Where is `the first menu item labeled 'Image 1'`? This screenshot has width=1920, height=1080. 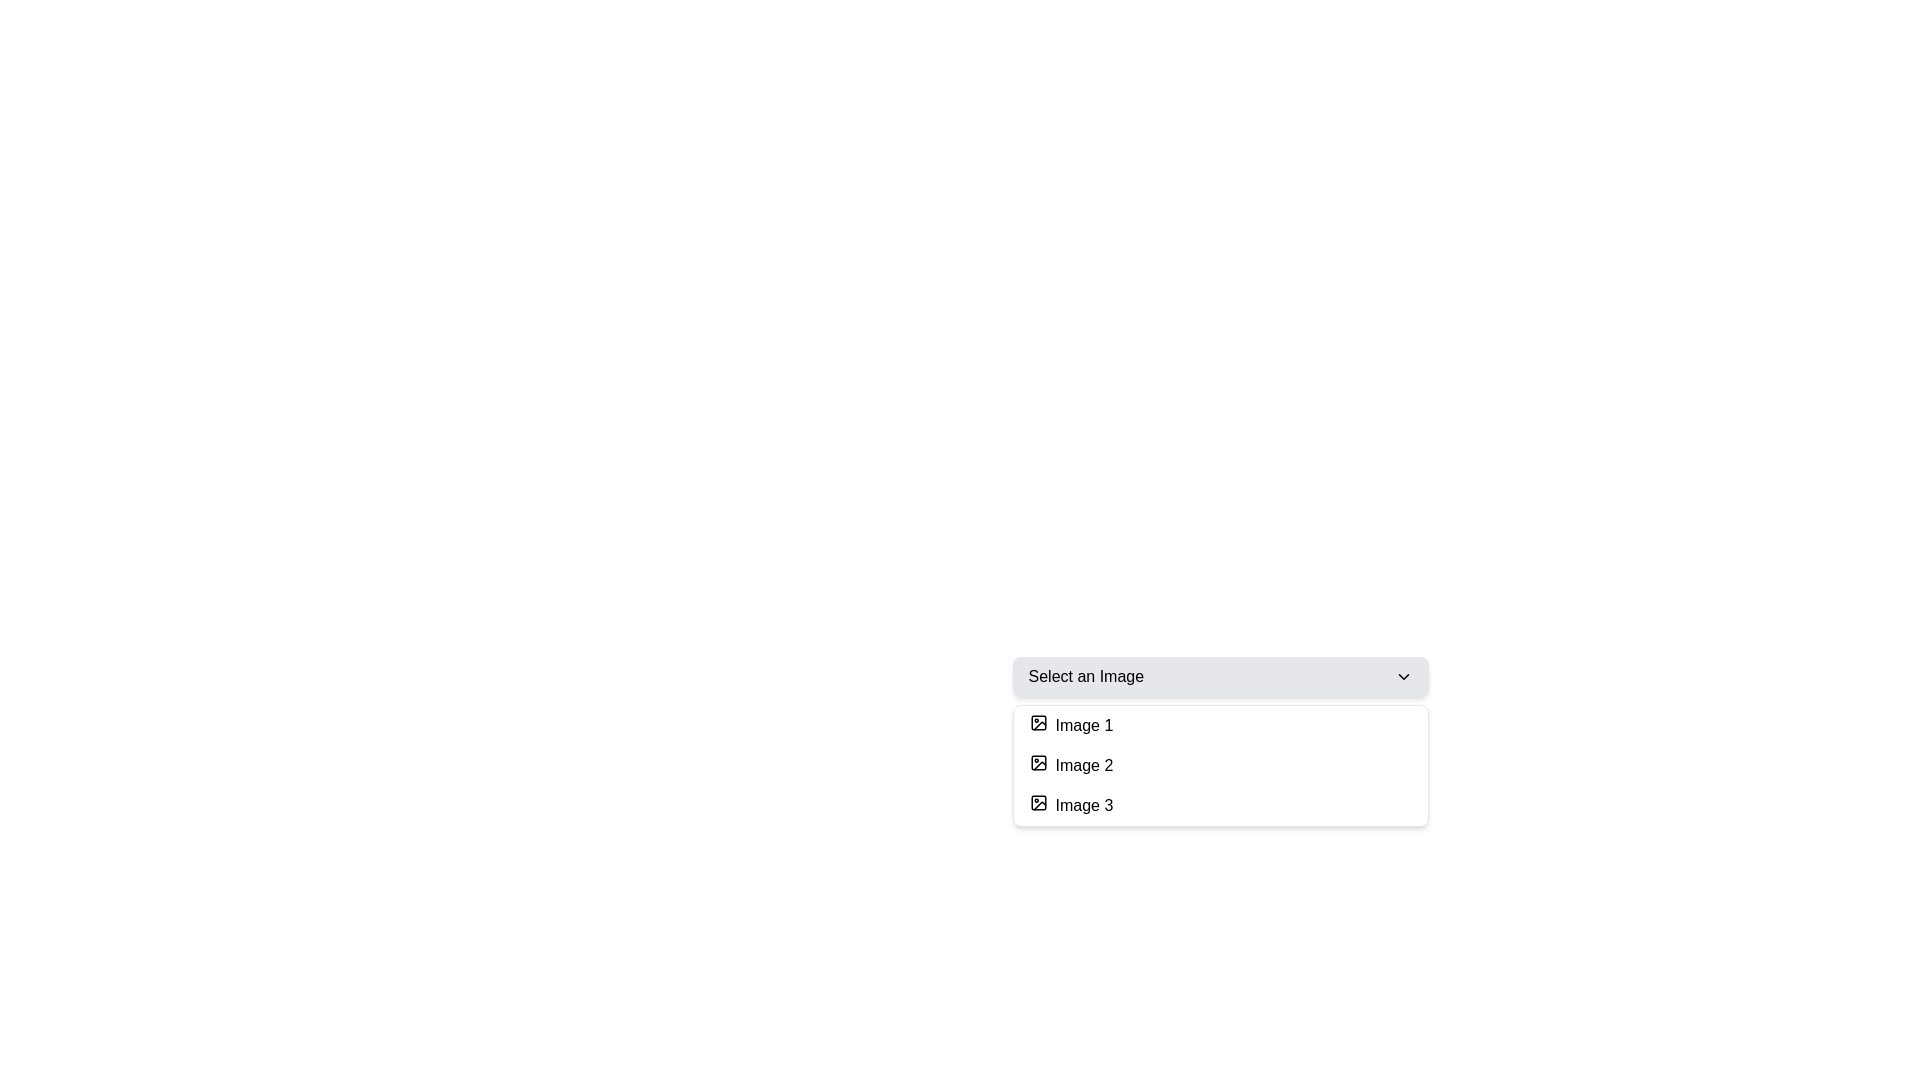 the first menu item labeled 'Image 1' is located at coordinates (1219, 725).